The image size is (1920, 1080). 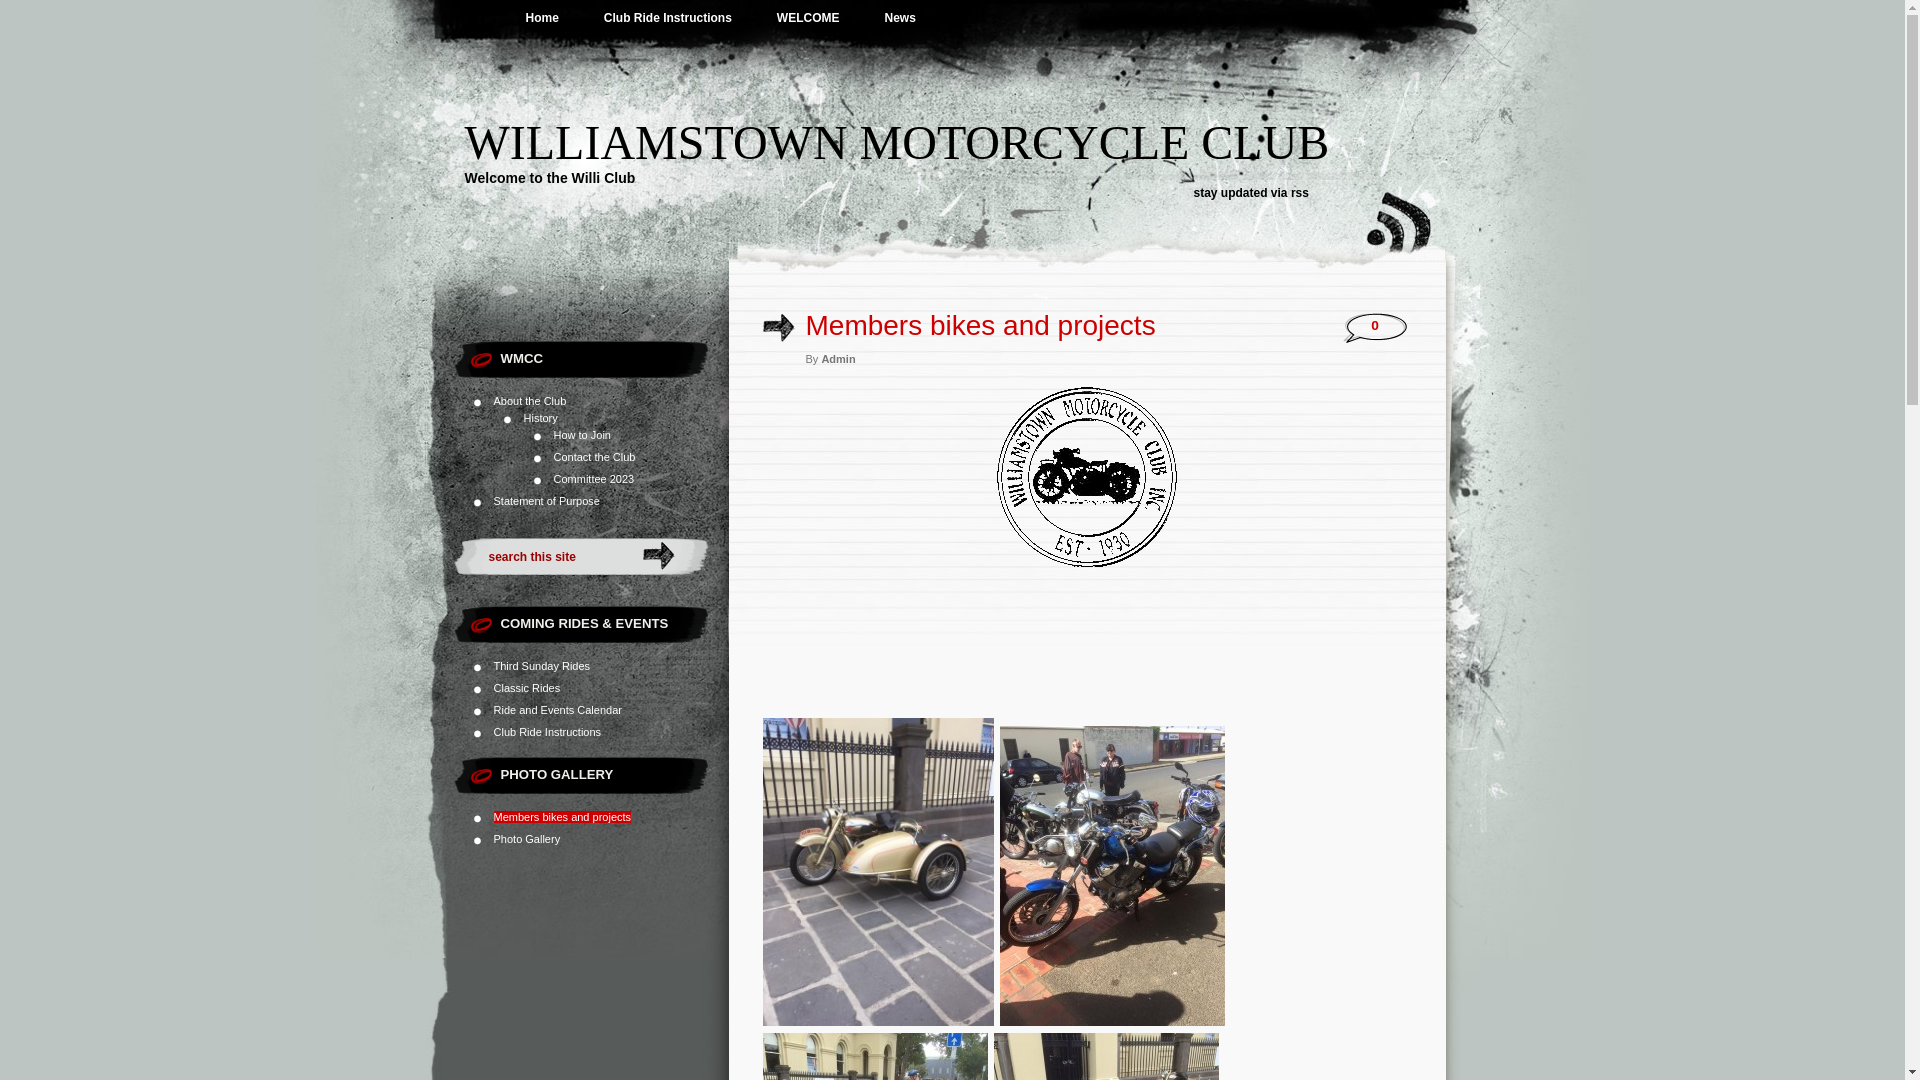 I want to click on 'Third Sunday Rides', so click(x=542, y=666).